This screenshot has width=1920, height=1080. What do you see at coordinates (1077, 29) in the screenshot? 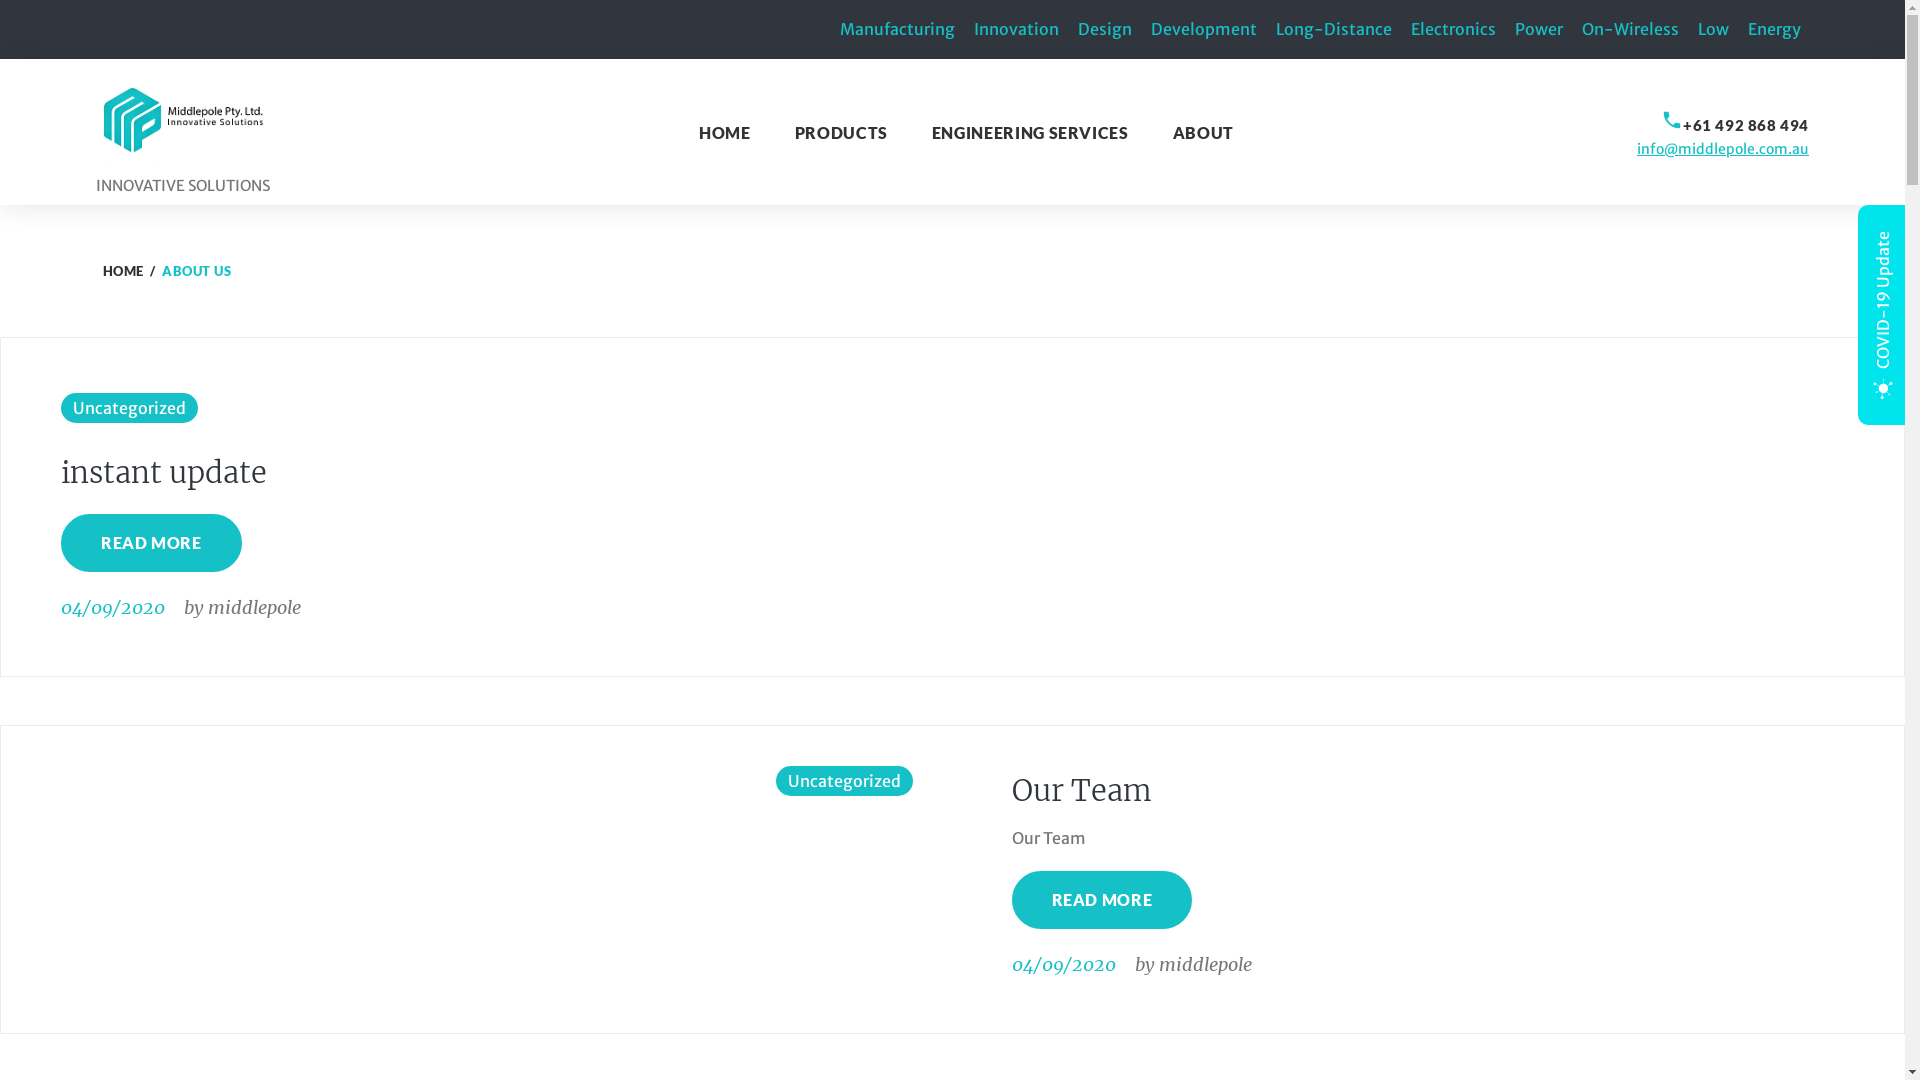
I see `'Design'` at bounding box center [1077, 29].